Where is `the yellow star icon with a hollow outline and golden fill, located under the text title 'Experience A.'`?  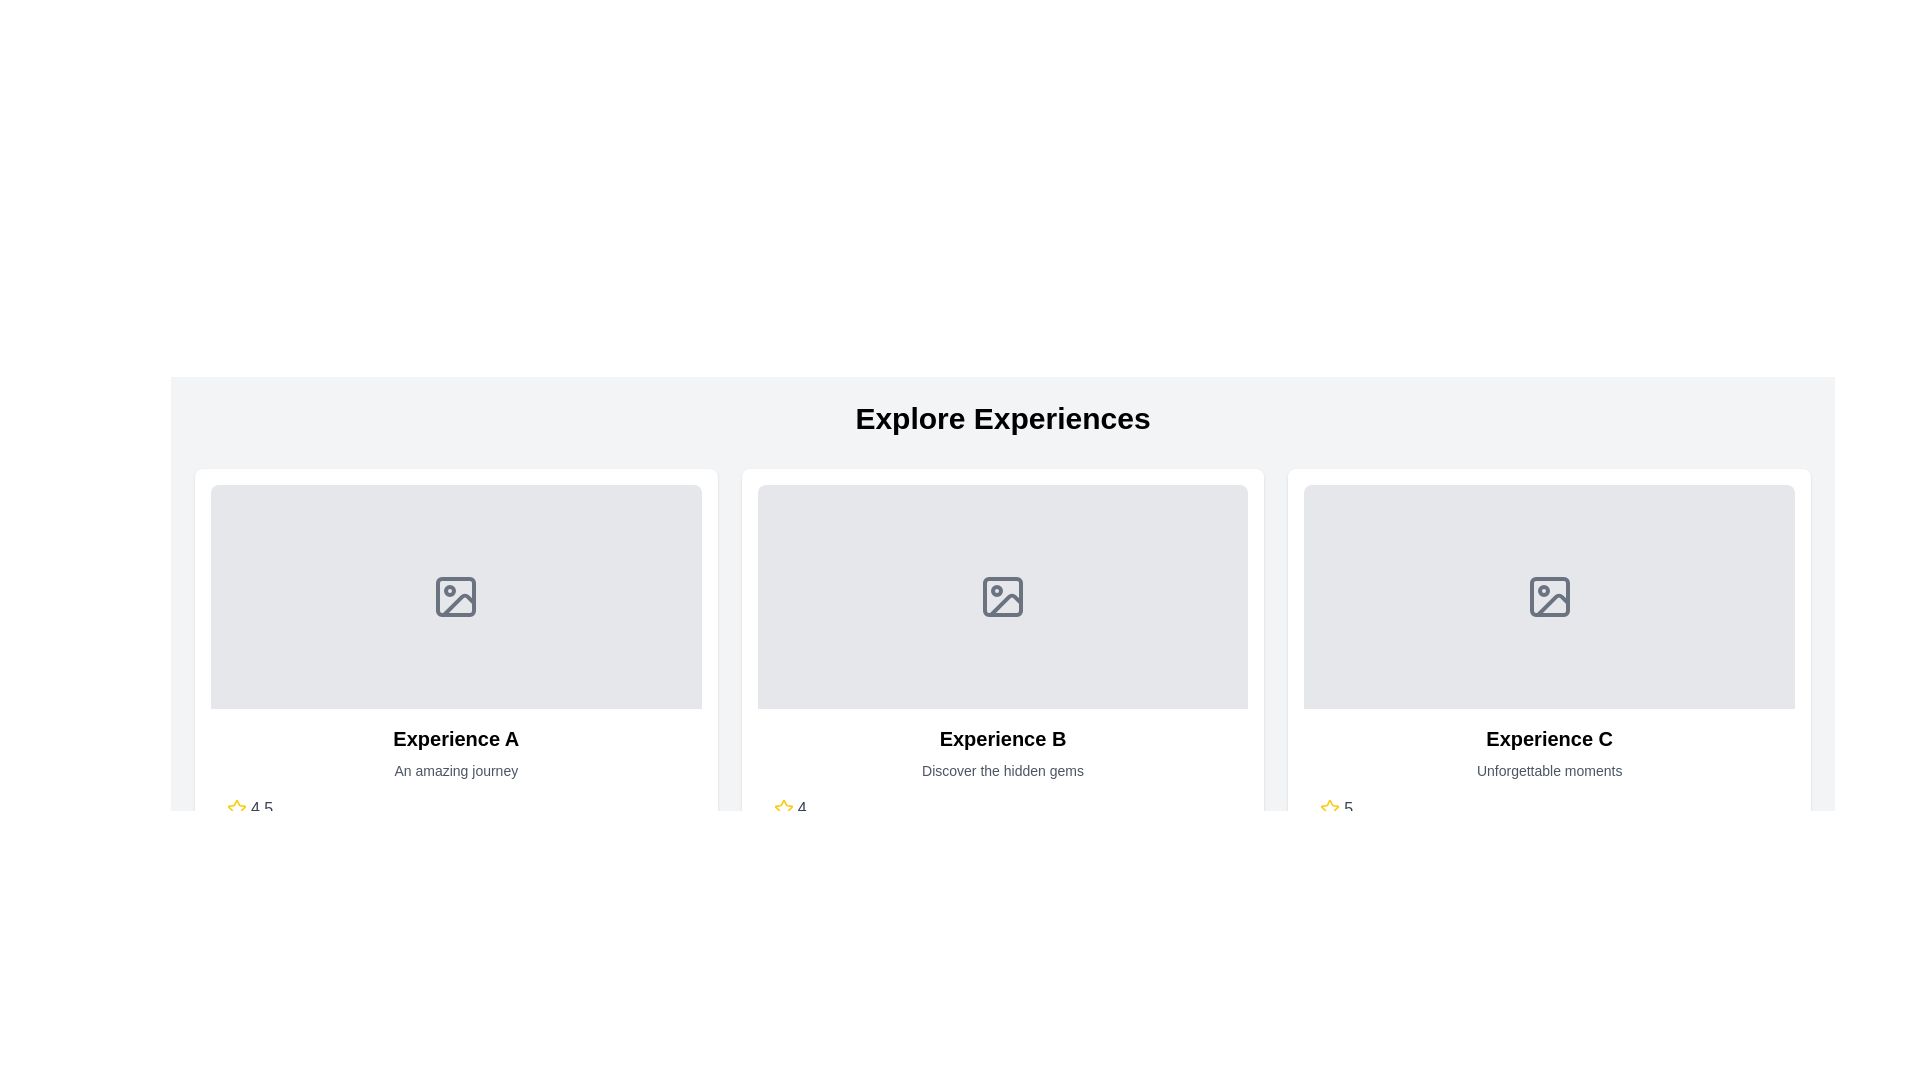 the yellow star icon with a hollow outline and golden fill, located under the text title 'Experience A.' is located at coordinates (782, 807).